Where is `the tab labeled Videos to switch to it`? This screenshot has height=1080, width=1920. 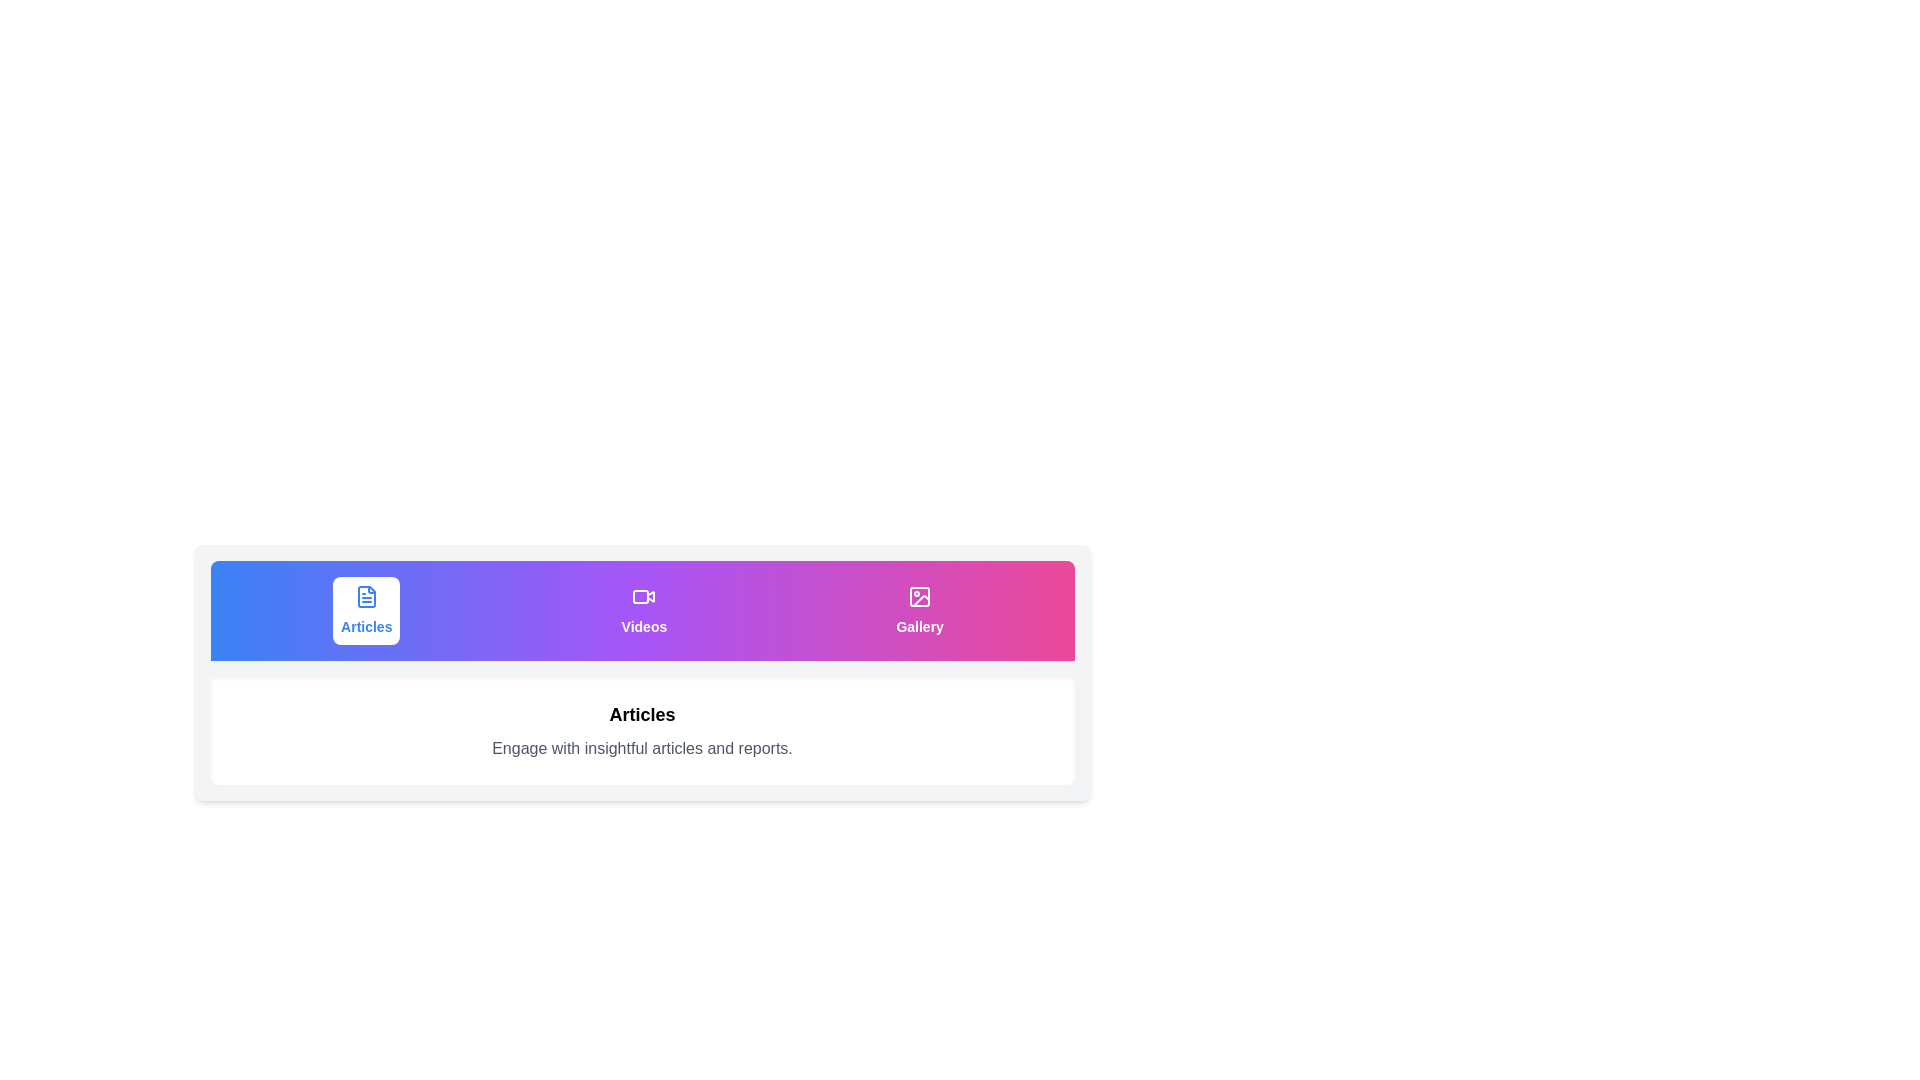 the tab labeled Videos to switch to it is located at coordinates (644, 609).